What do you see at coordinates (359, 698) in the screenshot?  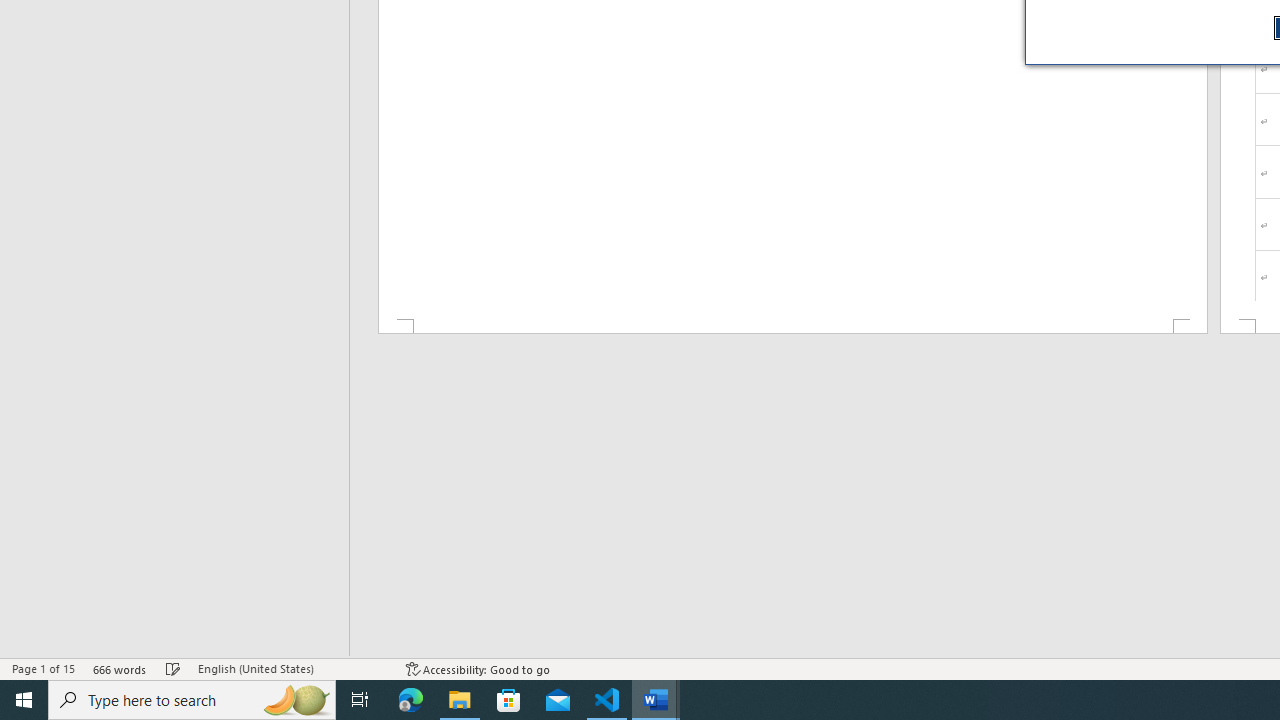 I see `'Task View'` at bounding box center [359, 698].